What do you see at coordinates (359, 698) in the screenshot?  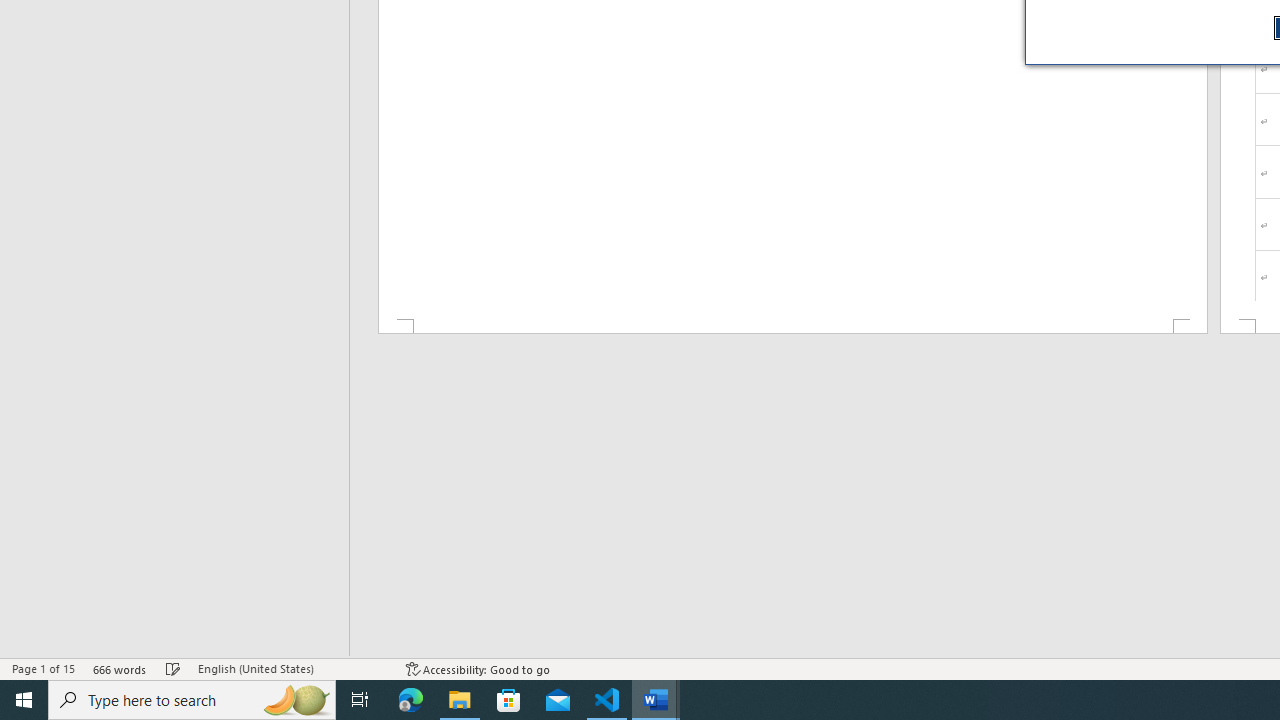 I see `'Task View'` at bounding box center [359, 698].